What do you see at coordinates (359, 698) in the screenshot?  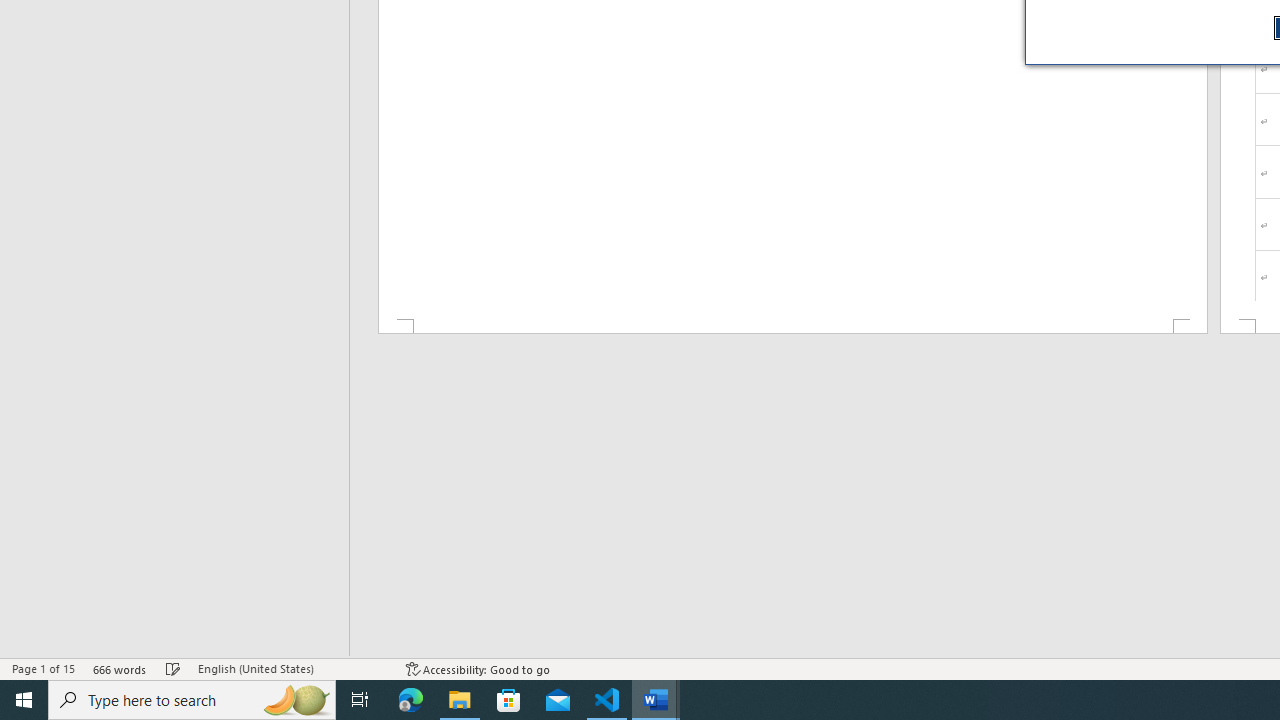 I see `'Task View'` at bounding box center [359, 698].